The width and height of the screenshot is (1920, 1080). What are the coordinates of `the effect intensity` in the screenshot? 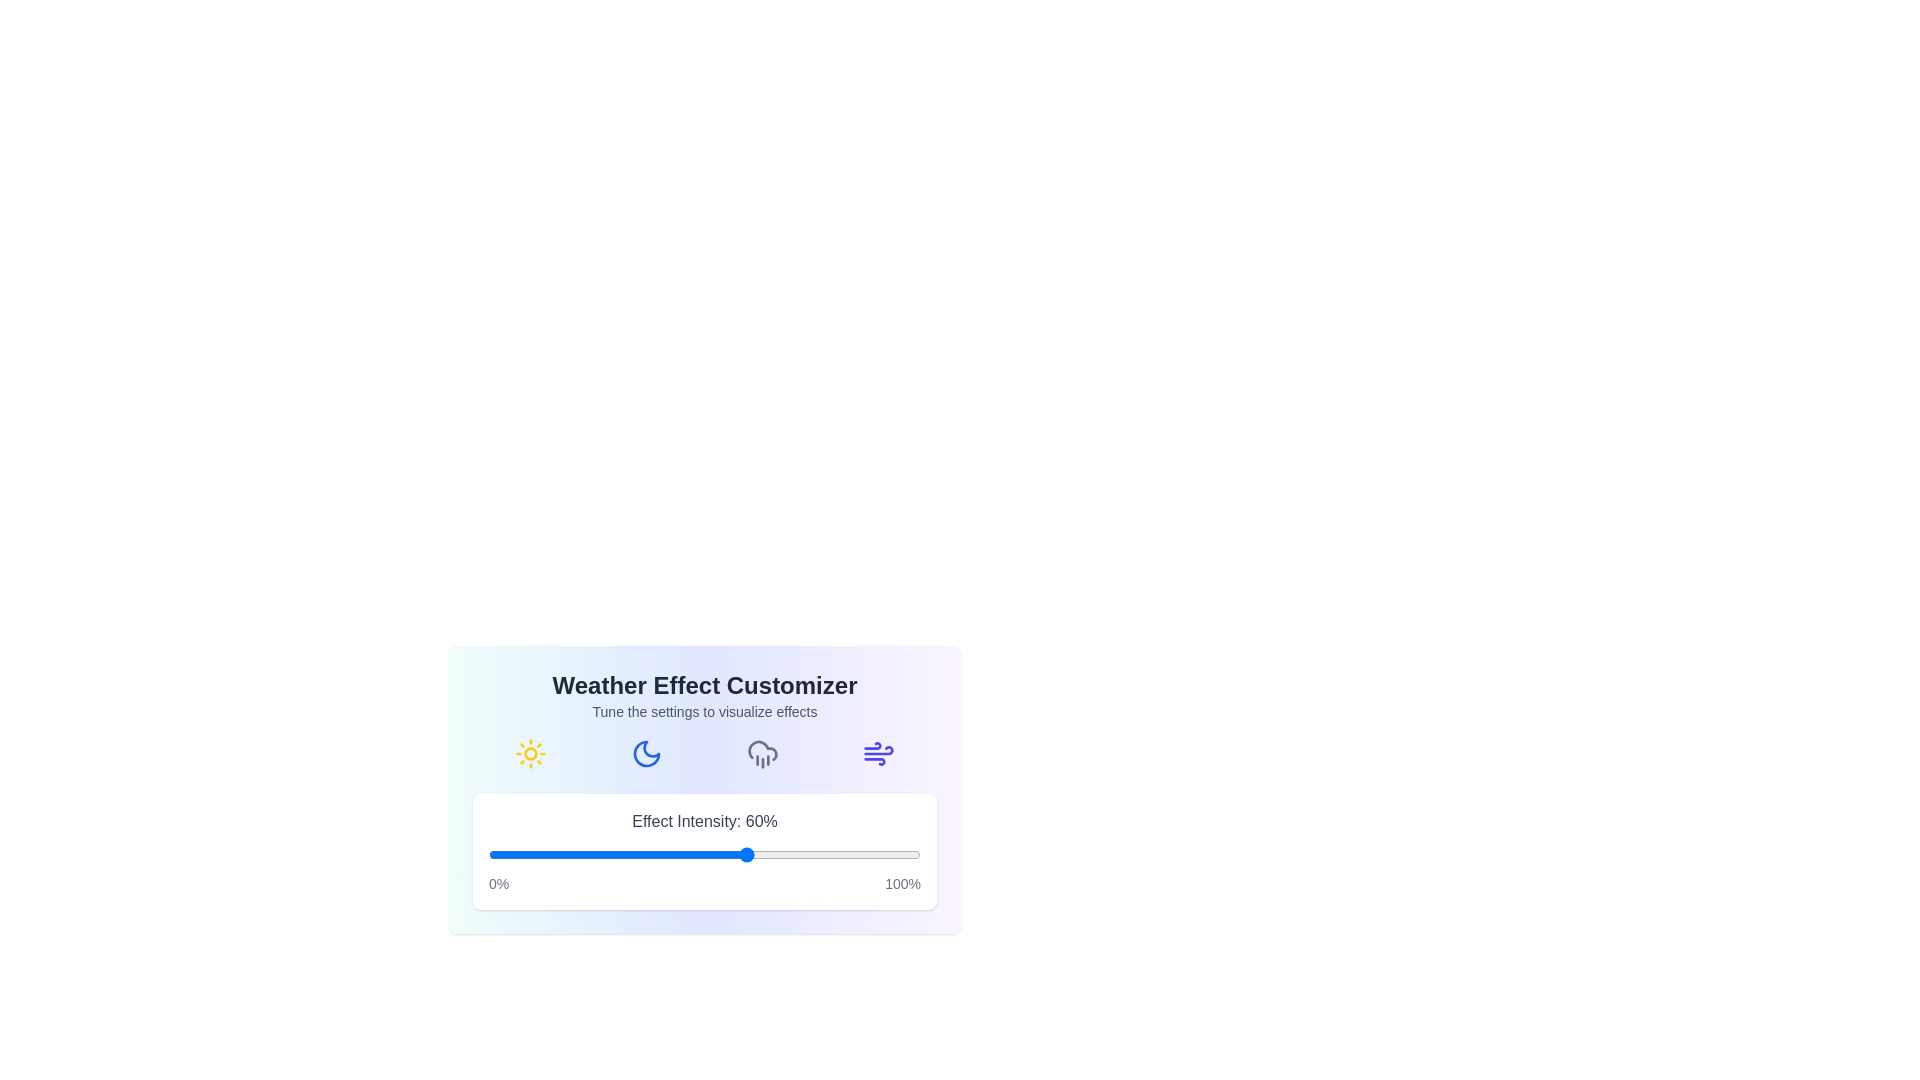 It's located at (574, 855).